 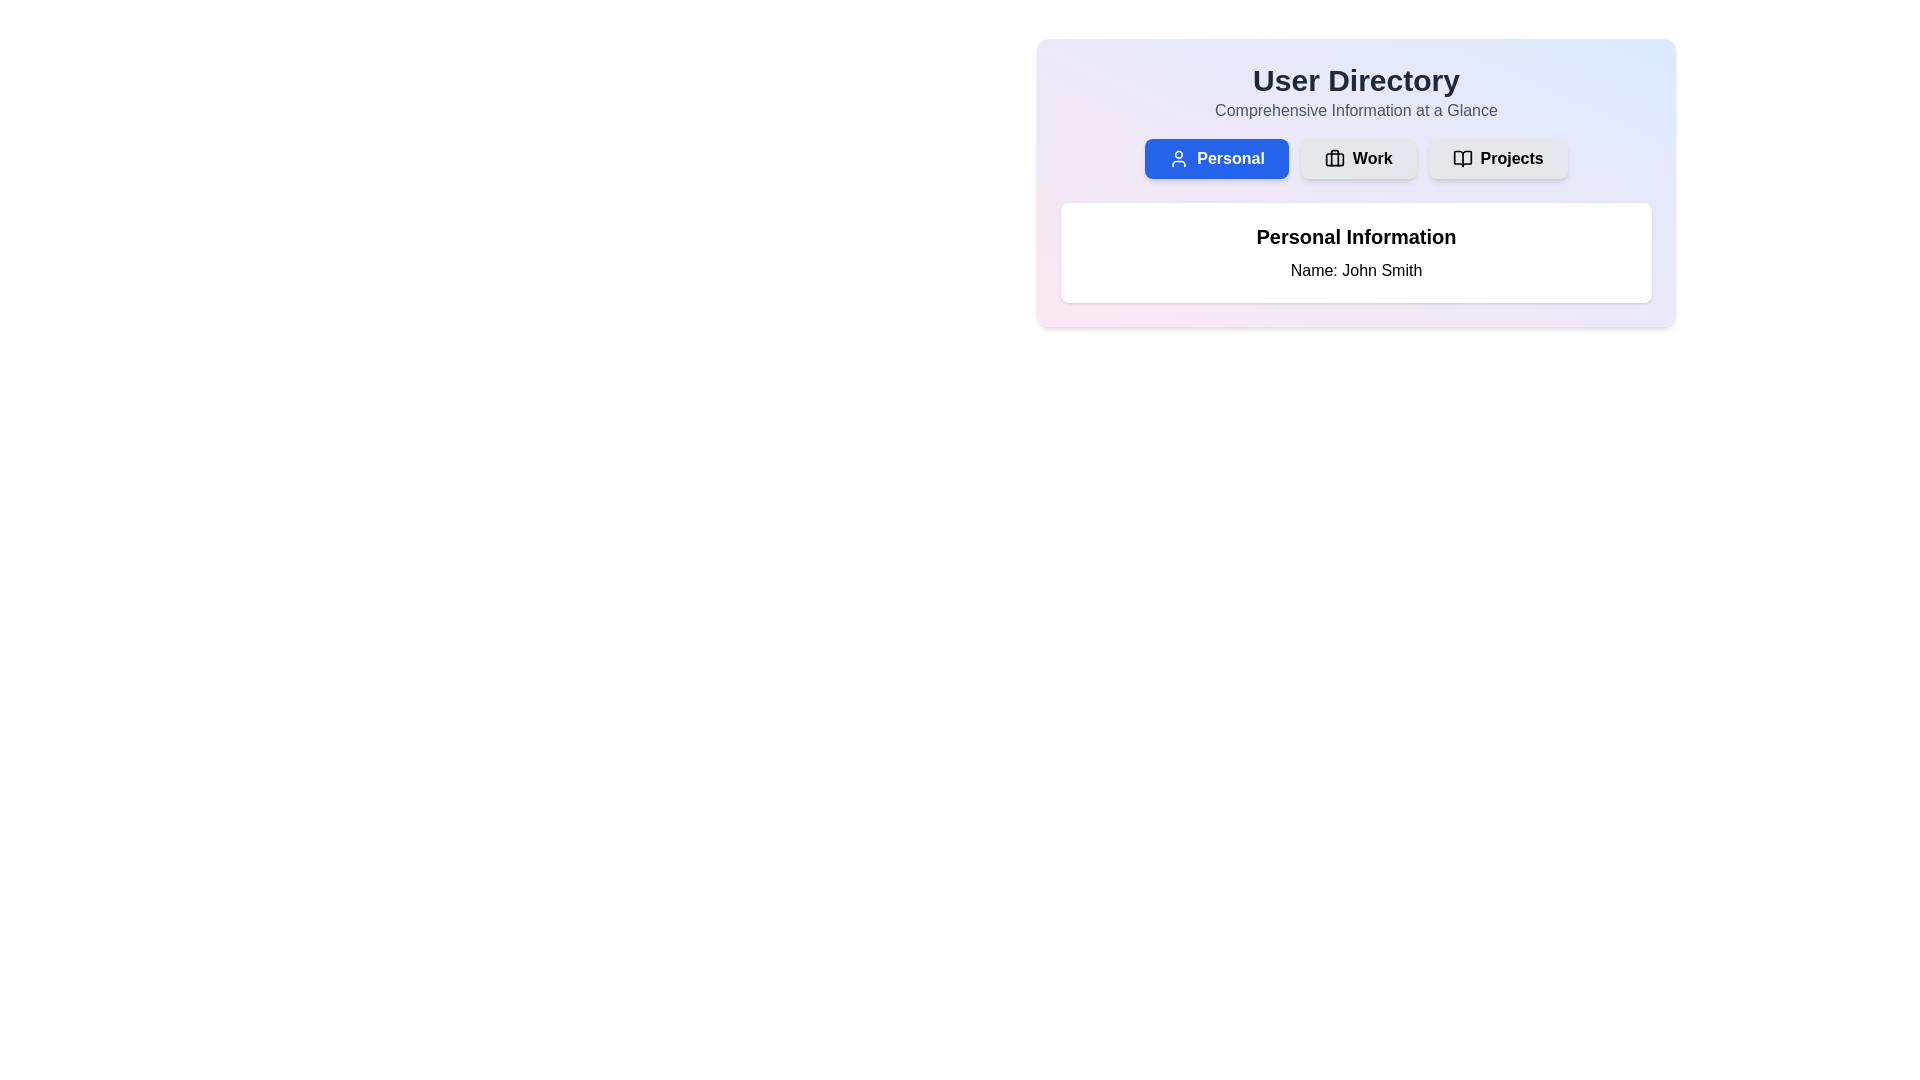 I want to click on the 'Projects' button, the third button in a group of three, so click(x=1498, y=157).